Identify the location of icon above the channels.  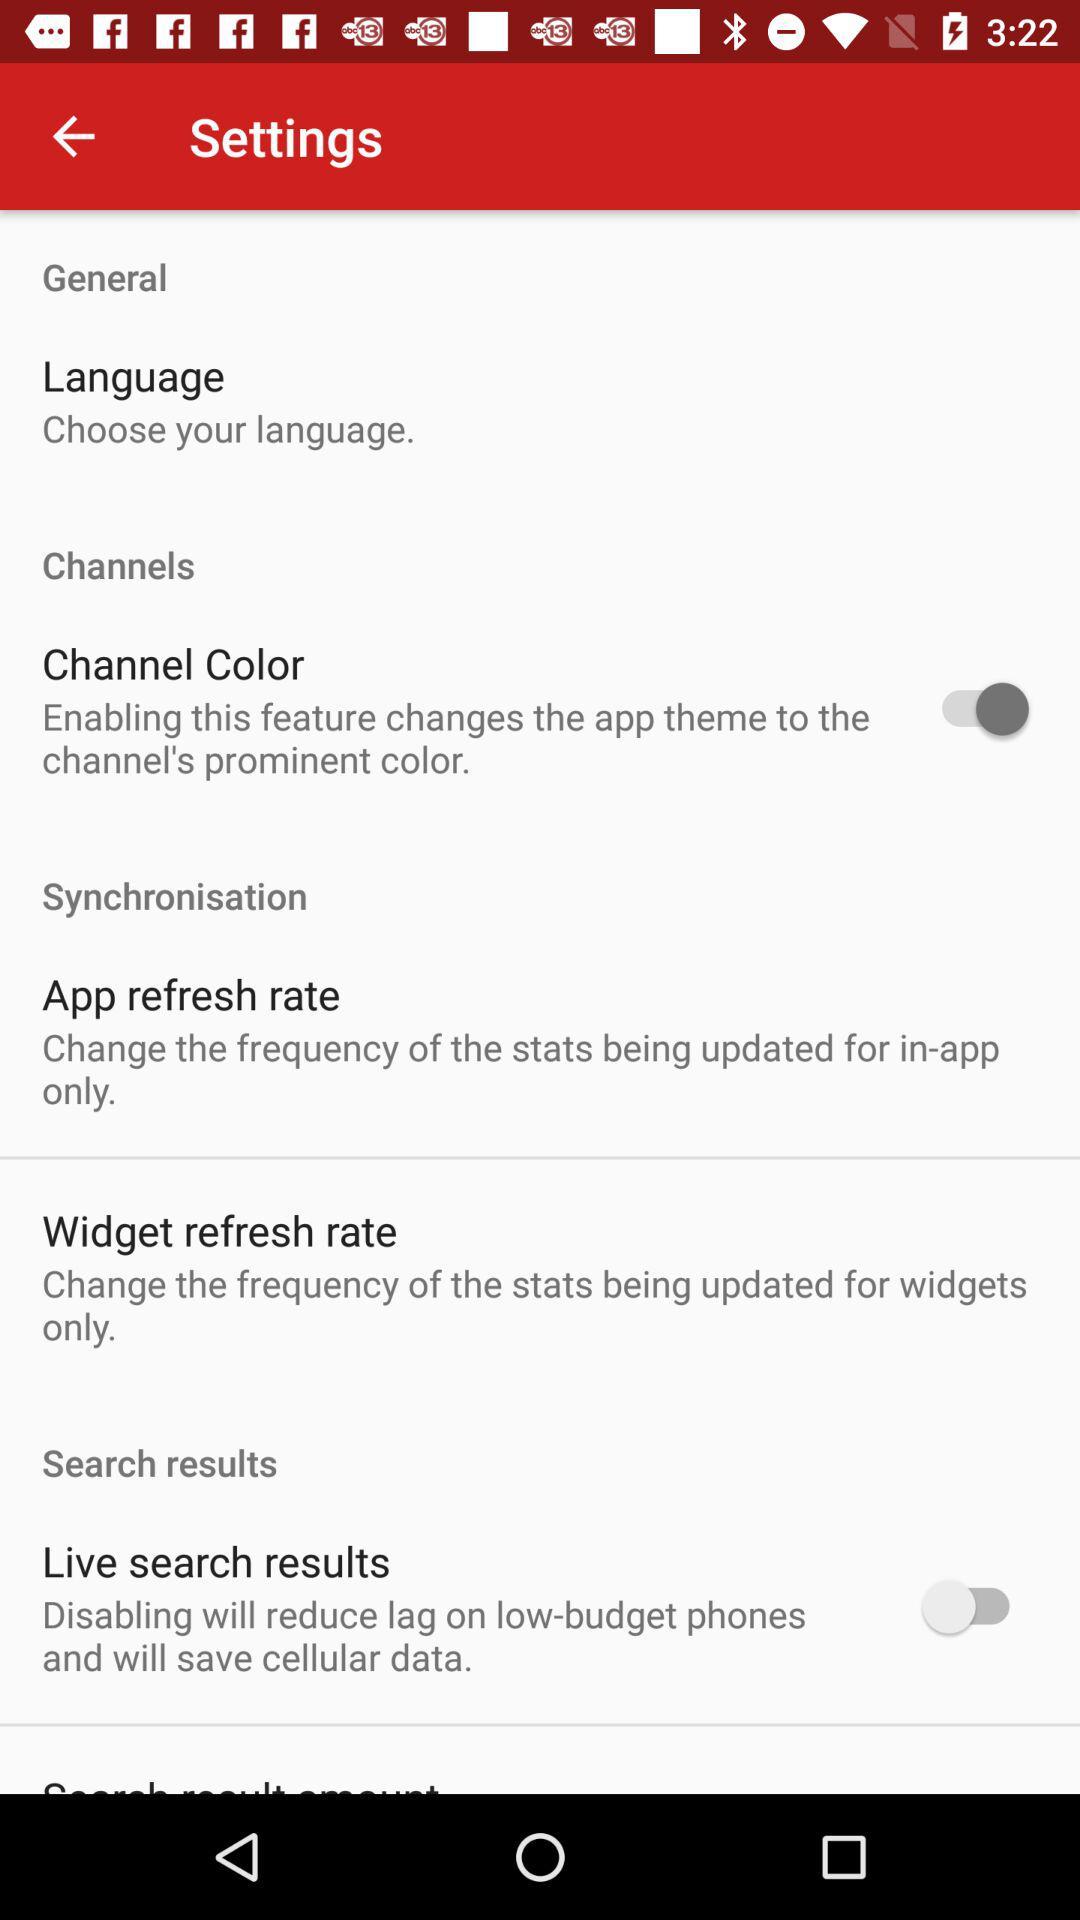
(227, 427).